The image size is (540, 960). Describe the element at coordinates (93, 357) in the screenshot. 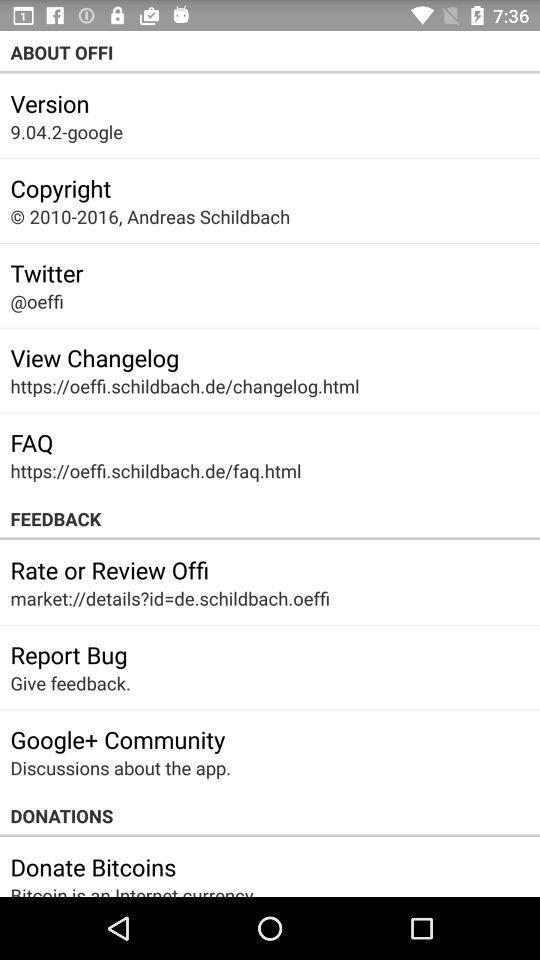

I see `the view changelog icon` at that location.